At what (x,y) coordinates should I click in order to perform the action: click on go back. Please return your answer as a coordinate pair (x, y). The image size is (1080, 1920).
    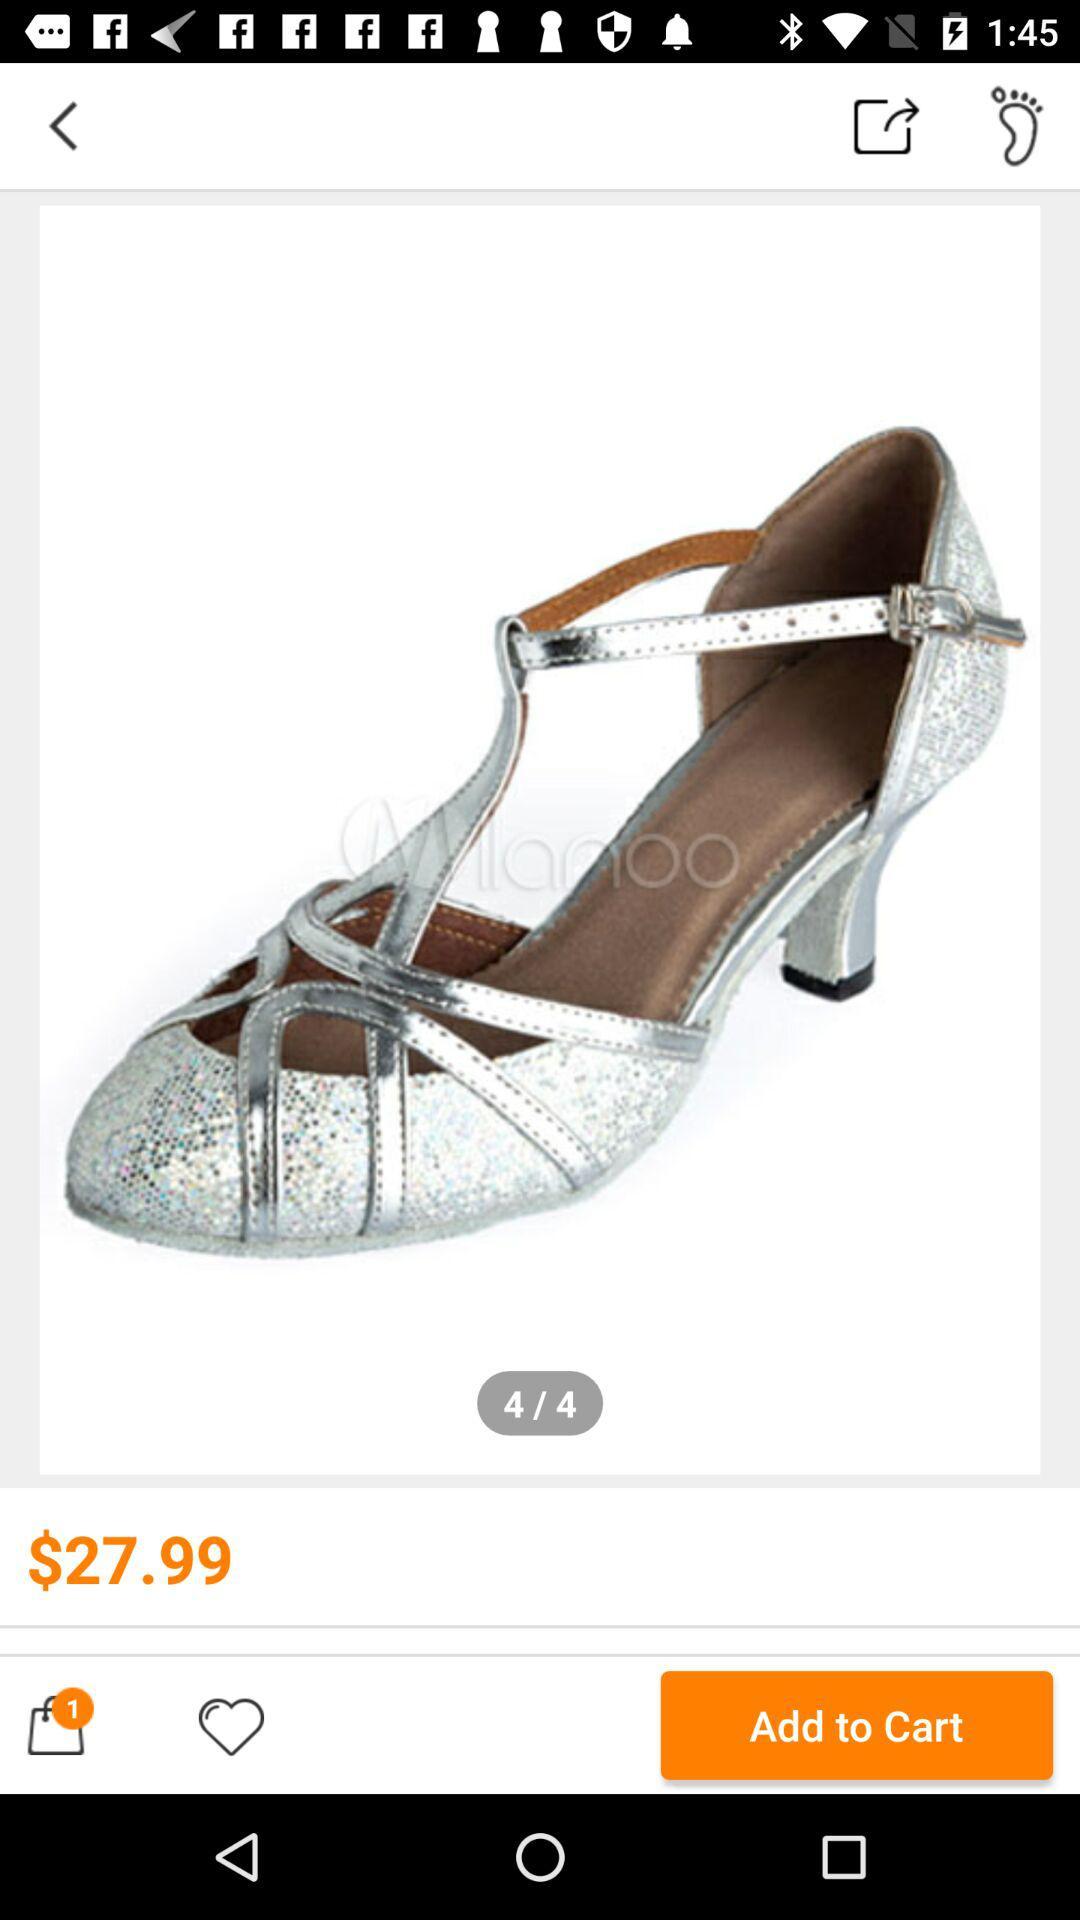
    Looking at the image, I should click on (61, 124).